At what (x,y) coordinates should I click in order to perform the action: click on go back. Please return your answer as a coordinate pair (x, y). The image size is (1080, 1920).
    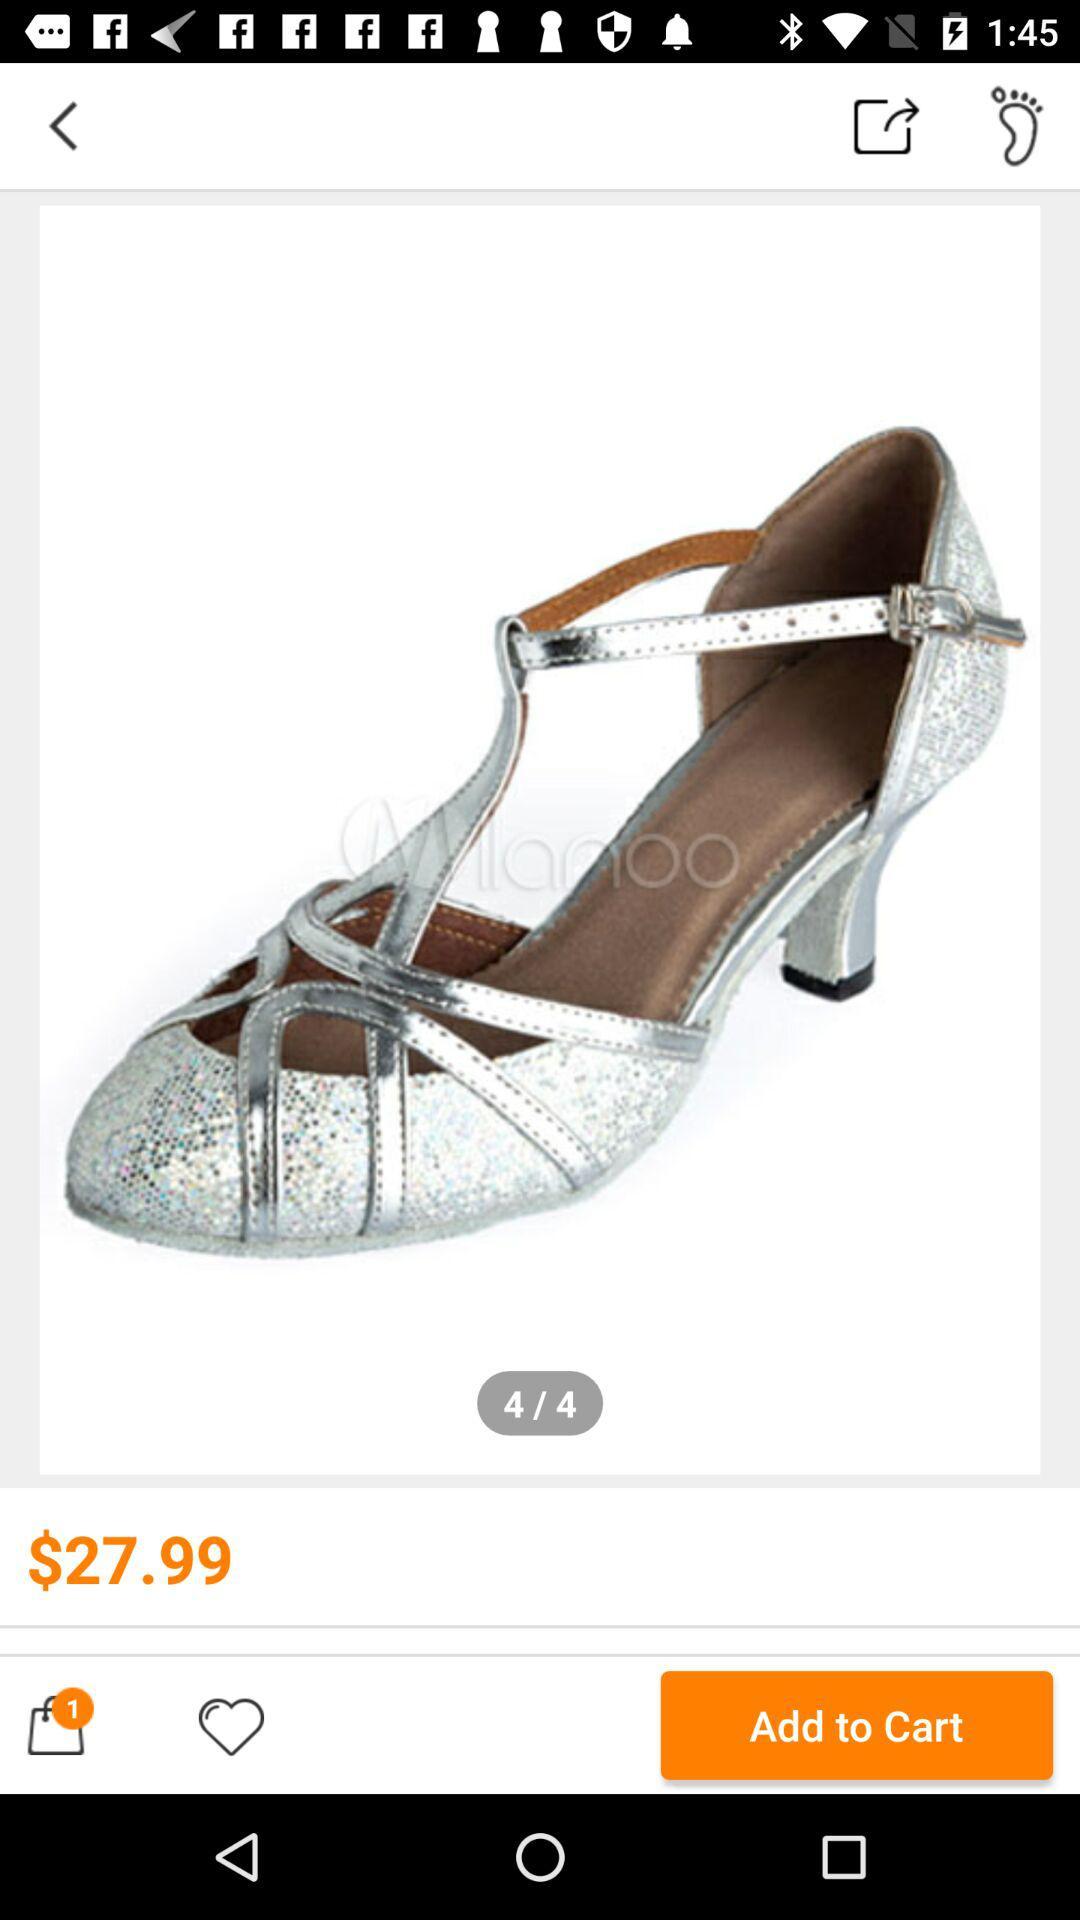
    Looking at the image, I should click on (61, 124).